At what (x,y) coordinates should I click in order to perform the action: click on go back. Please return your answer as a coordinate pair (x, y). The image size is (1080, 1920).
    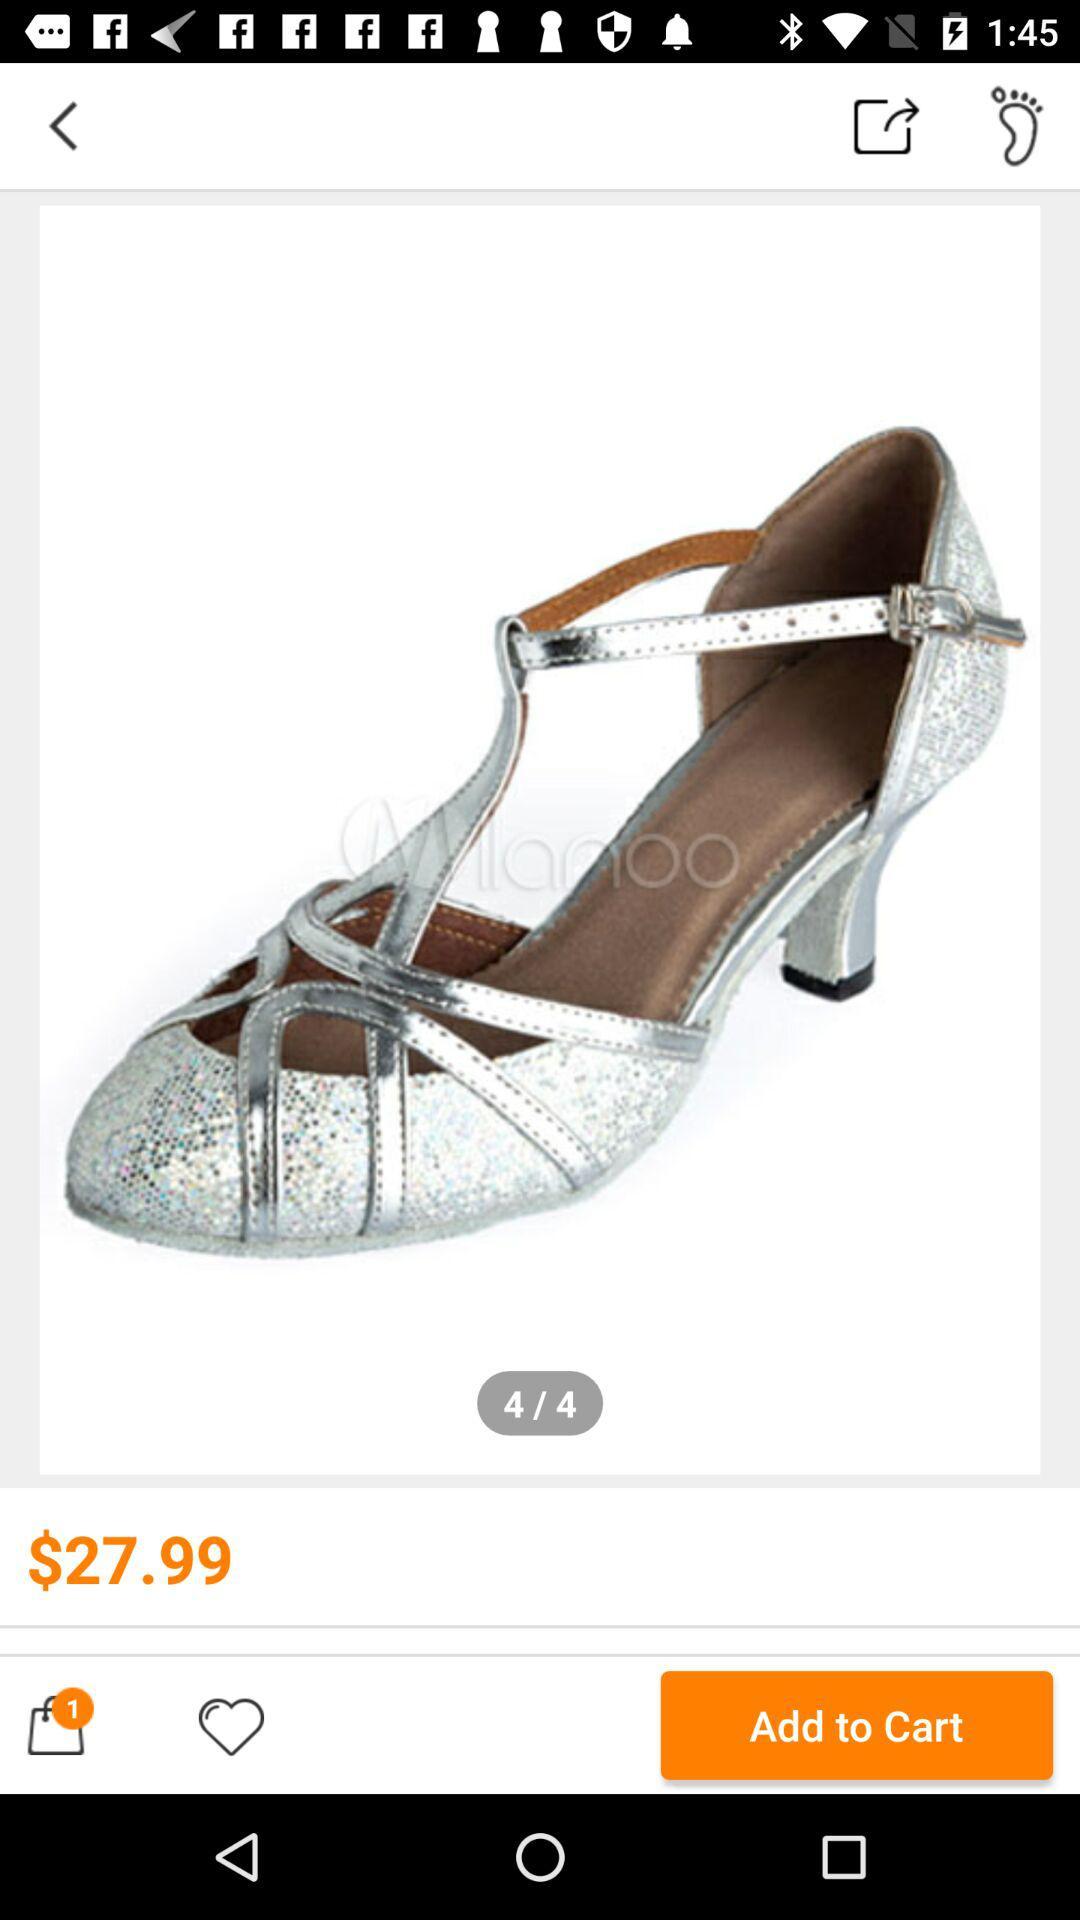
    Looking at the image, I should click on (61, 124).